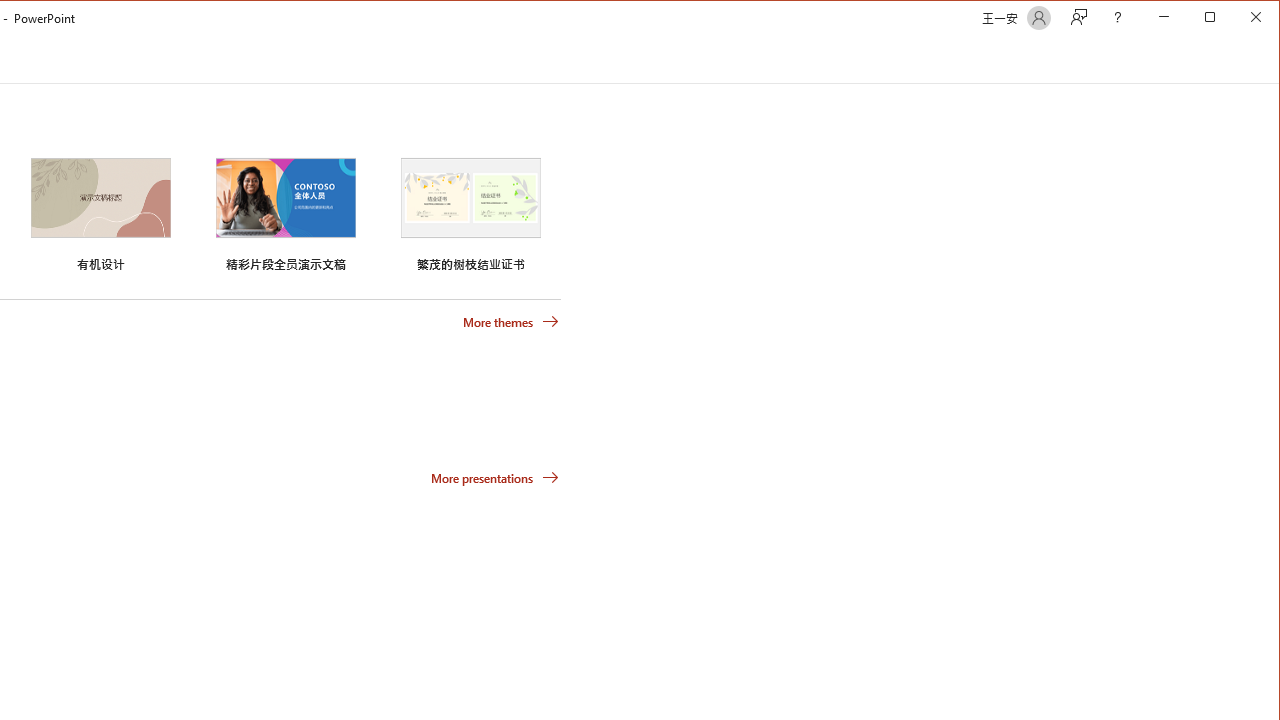 This screenshot has width=1280, height=720. What do you see at coordinates (494, 478) in the screenshot?
I see `'More presentations'` at bounding box center [494, 478].